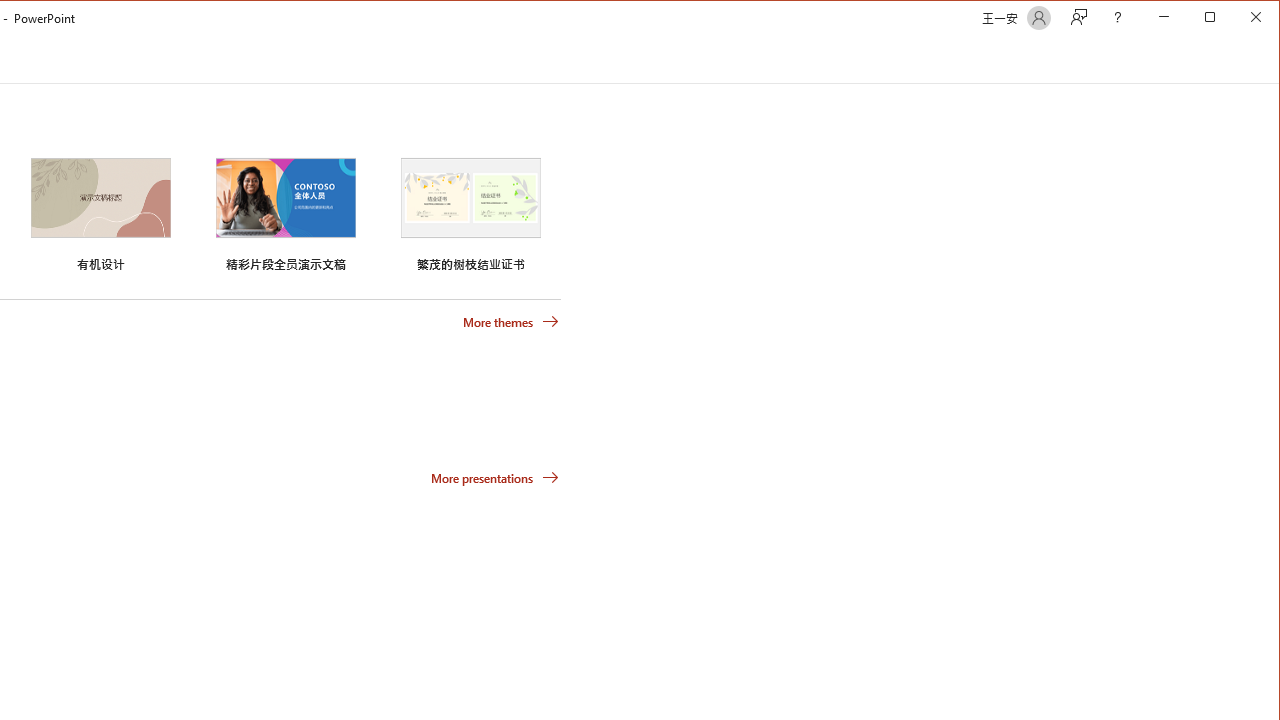 This screenshot has width=1280, height=720. What do you see at coordinates (494, 478) in the screenshot?
I see `'More presentations'` at bounding box center [494, 478].